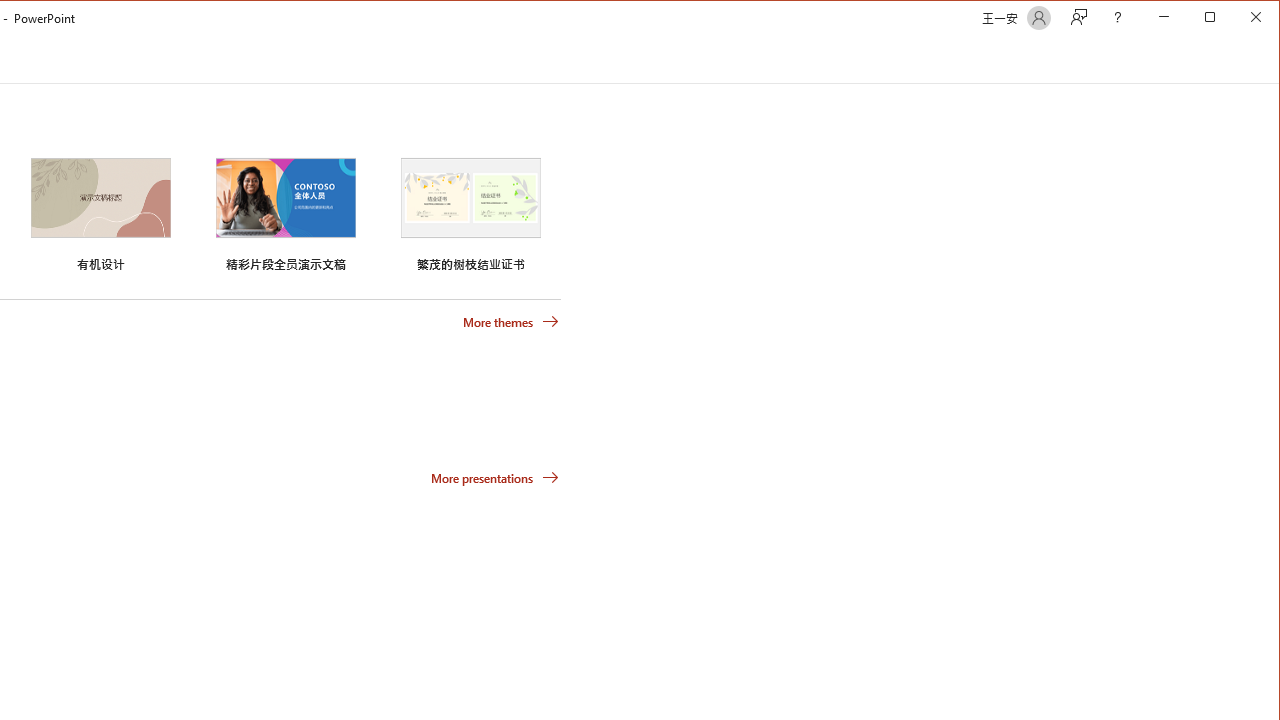 This screenshot has width=1280, height=720. What do you see at coordinates (494, 478) in the screenshot?
I see `'More presentations'` at bounding box center [494, 478].